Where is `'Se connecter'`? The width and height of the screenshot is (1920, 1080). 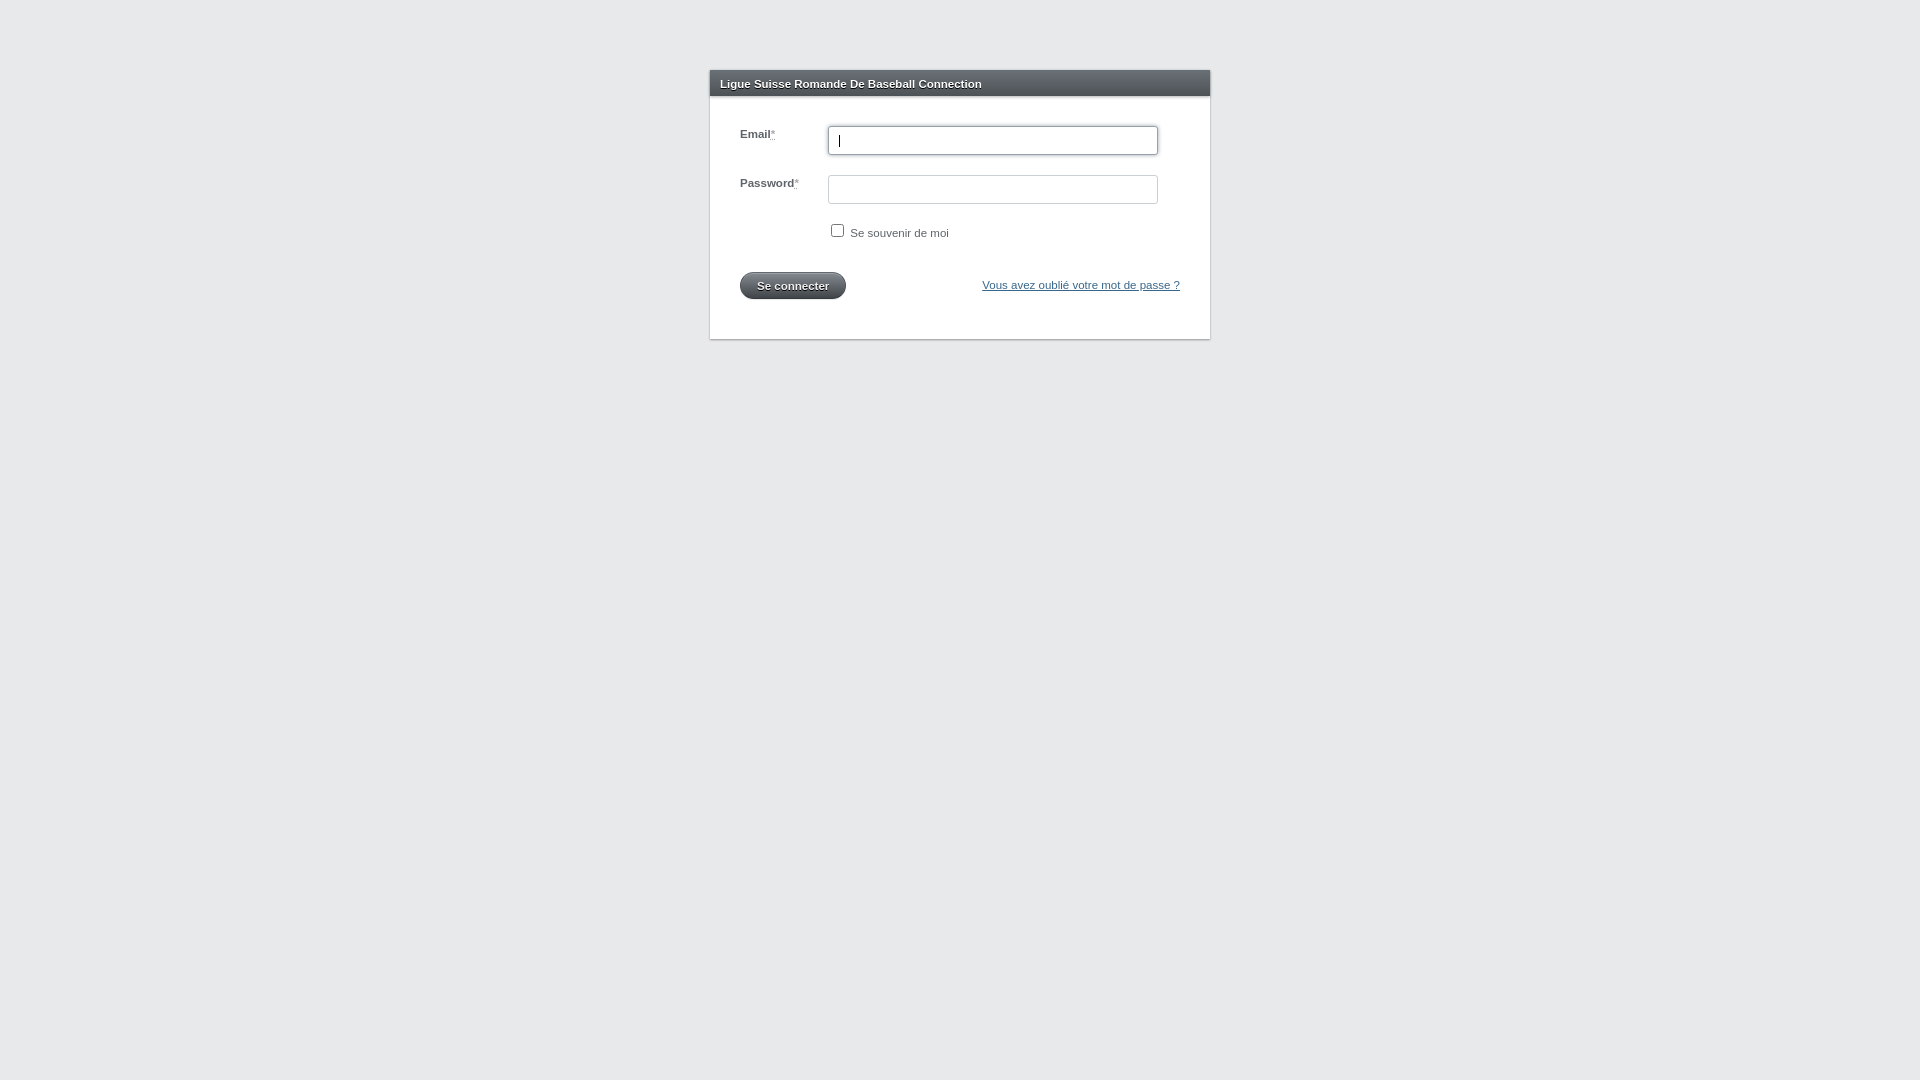
'Se connecter' is located at coordinates (738, 285).